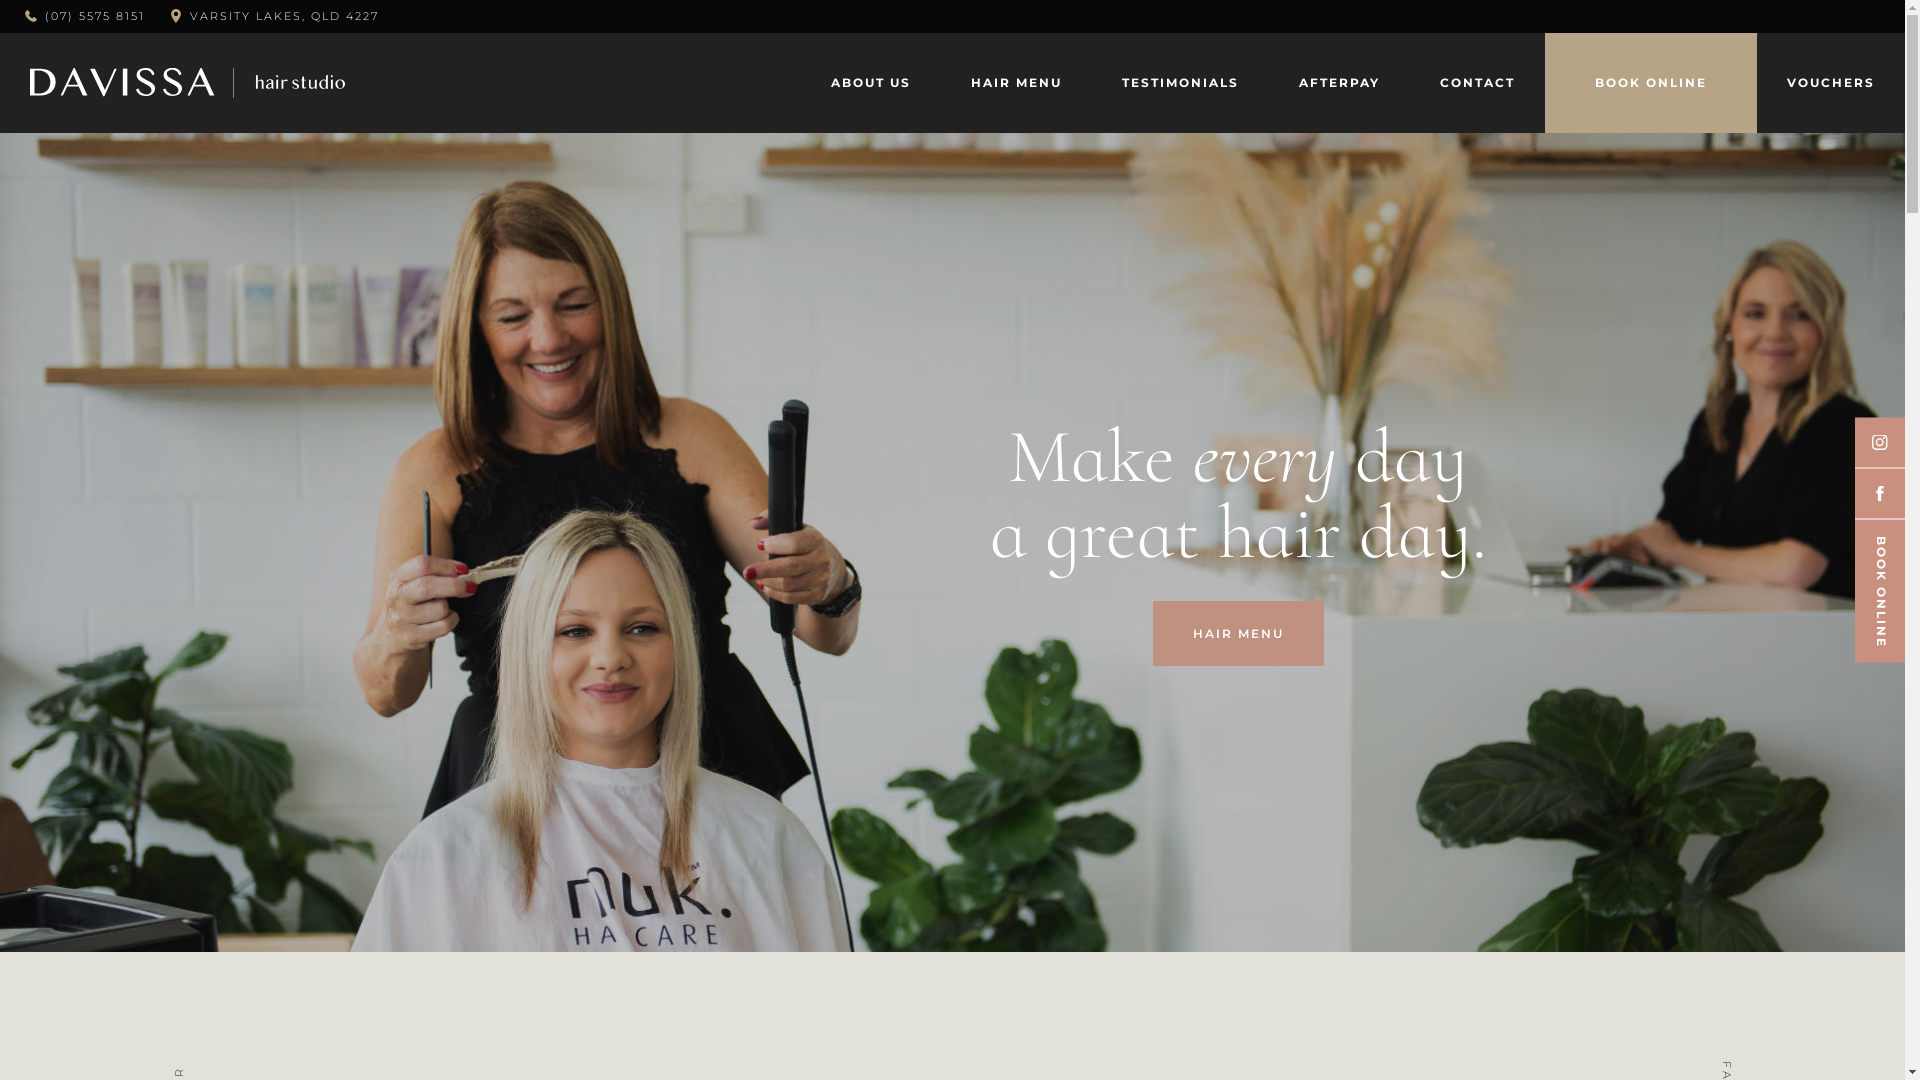  What do you see at coordinates (1477, 82) in the screenshot?
I see `'CONTACT'` at bounding box center [1477, 82].